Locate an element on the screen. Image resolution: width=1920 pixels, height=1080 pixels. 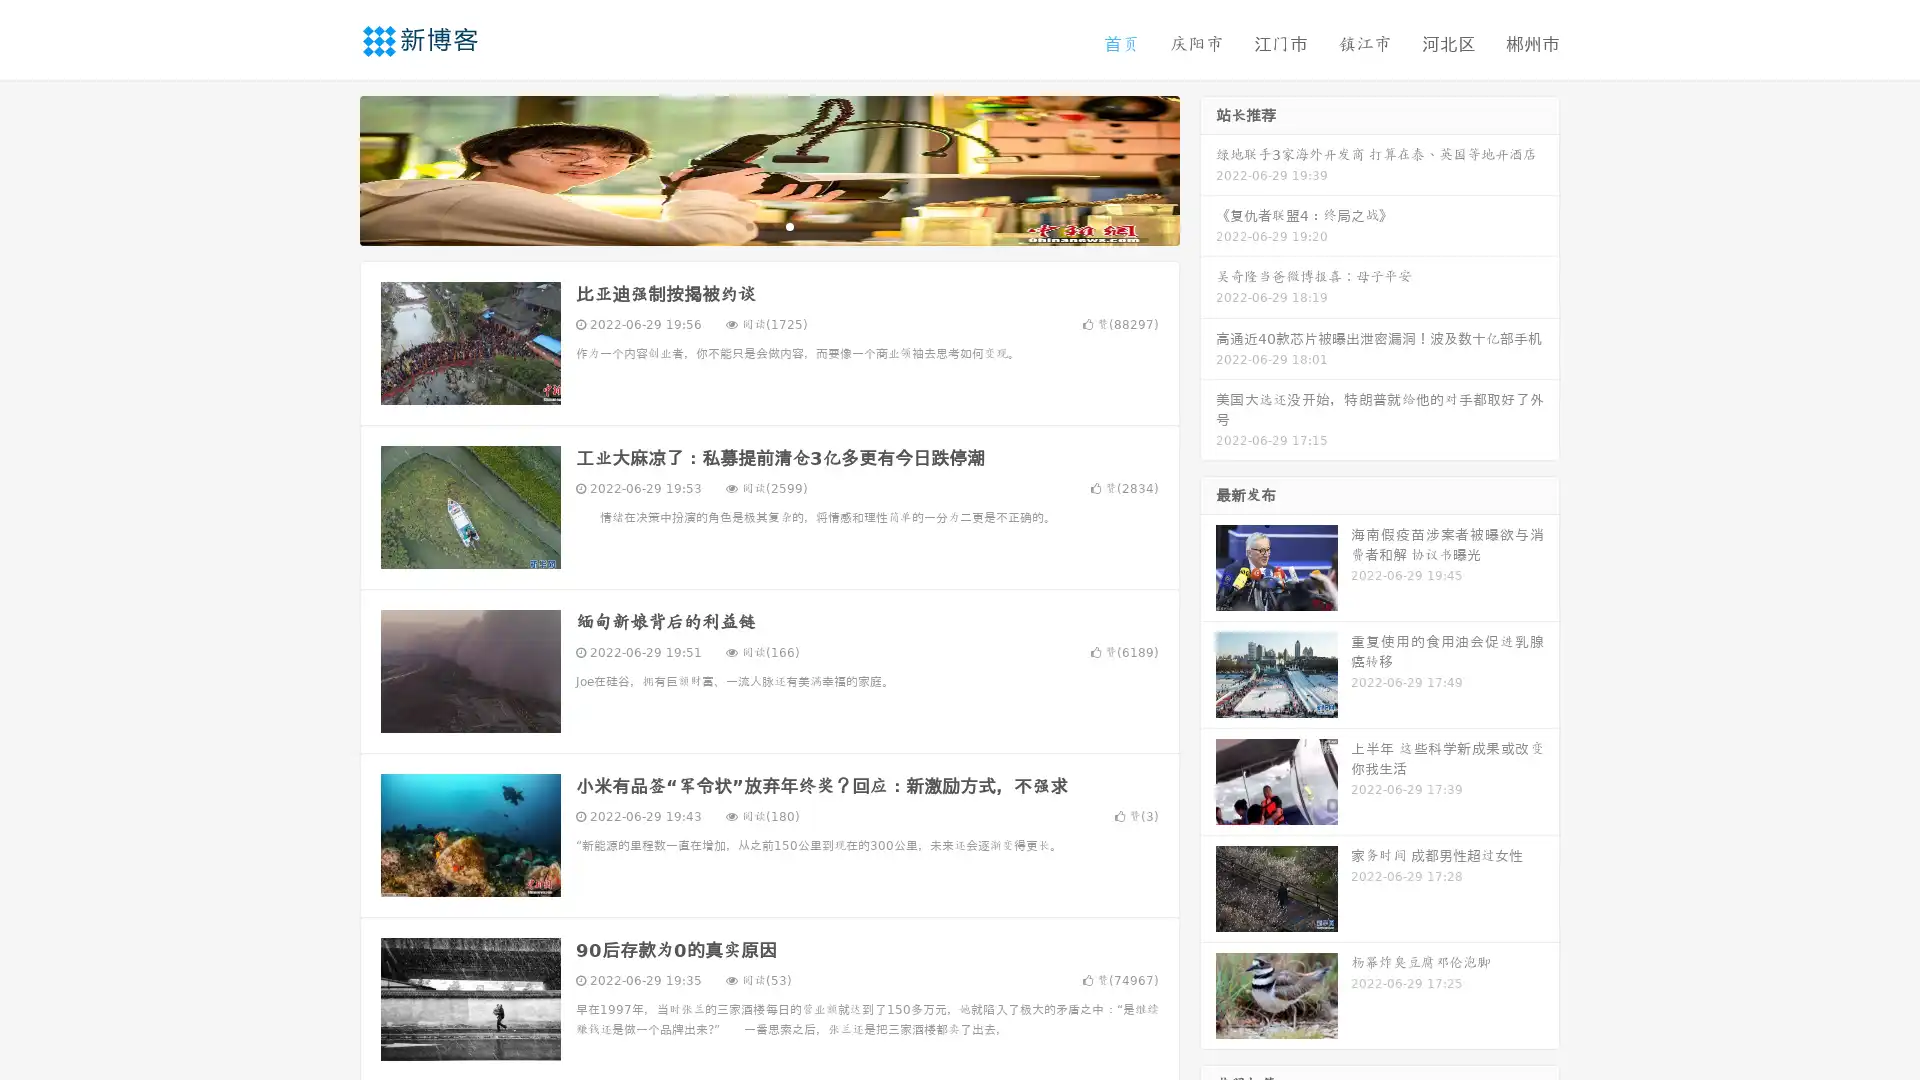
Previous slide is located at coordinates (330, 168).